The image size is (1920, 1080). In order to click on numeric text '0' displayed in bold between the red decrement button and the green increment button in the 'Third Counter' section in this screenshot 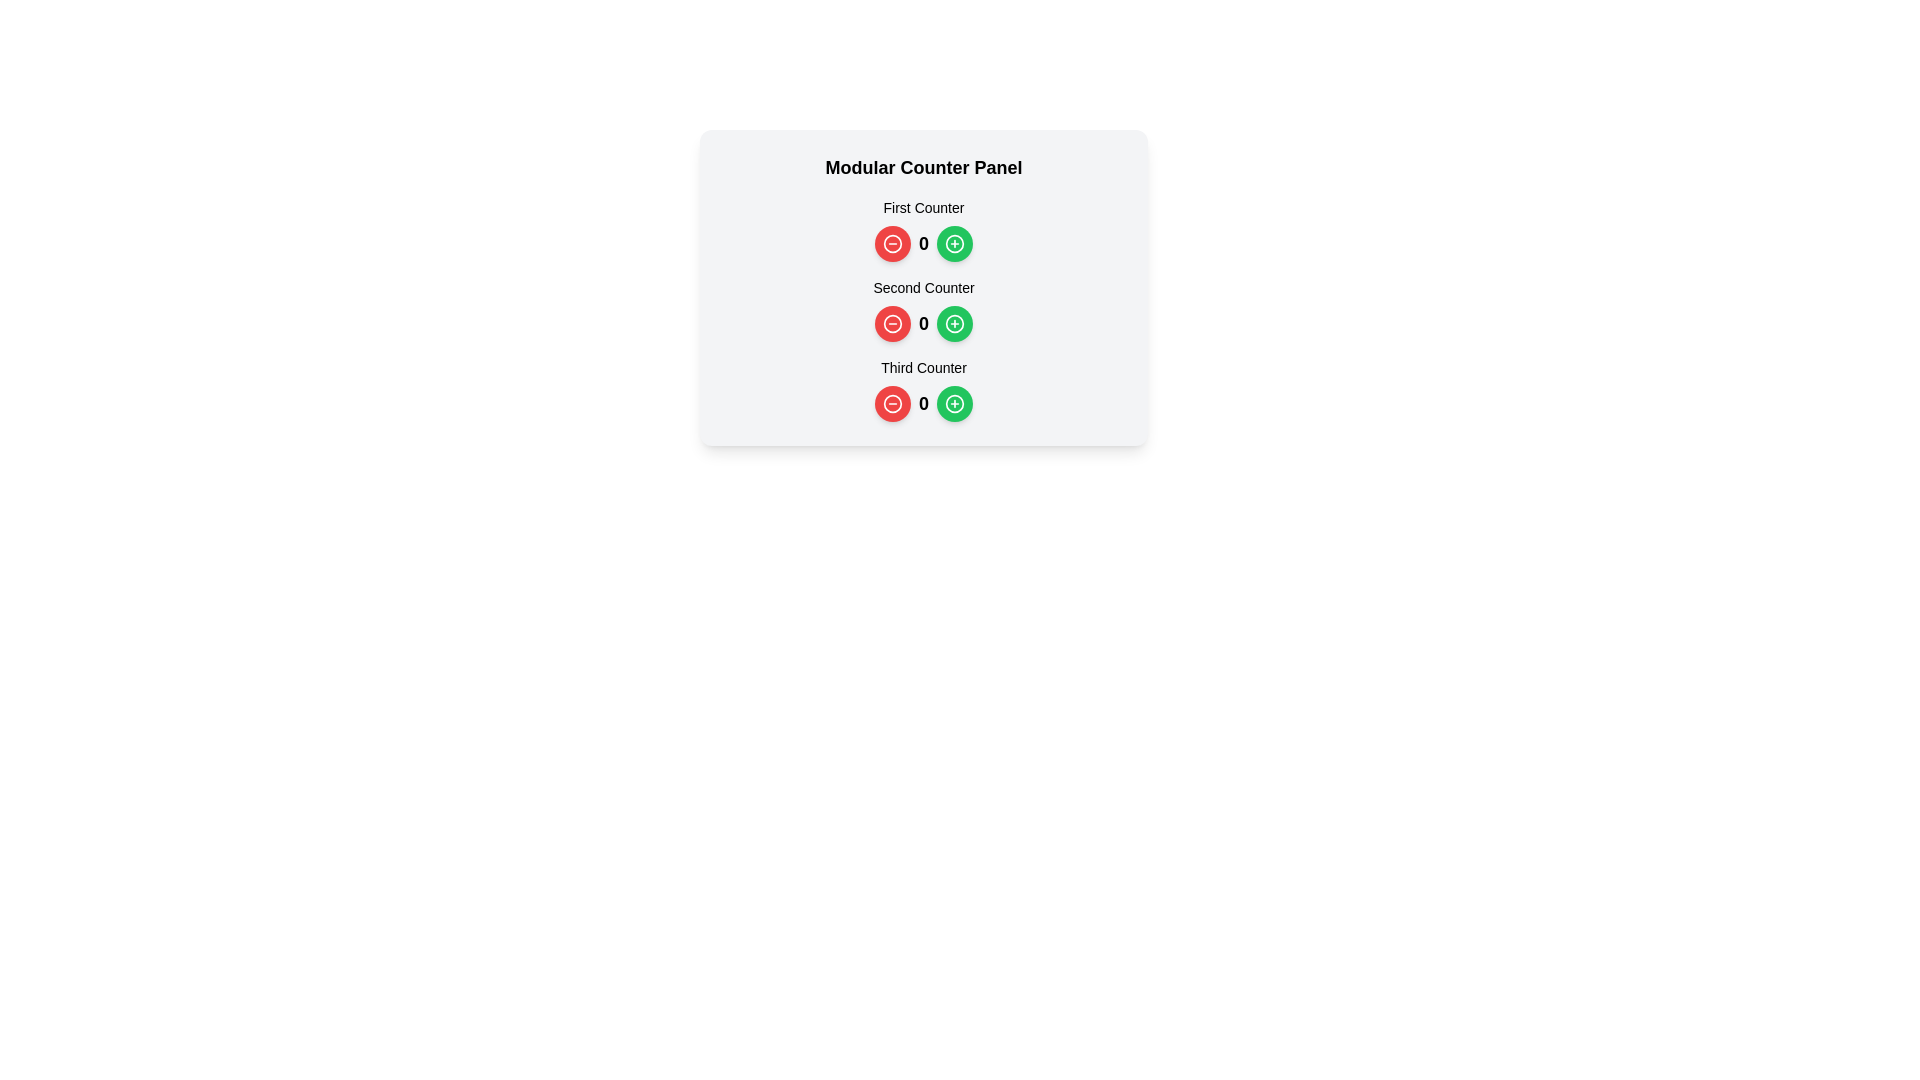, I will do `click(922, 404)`.